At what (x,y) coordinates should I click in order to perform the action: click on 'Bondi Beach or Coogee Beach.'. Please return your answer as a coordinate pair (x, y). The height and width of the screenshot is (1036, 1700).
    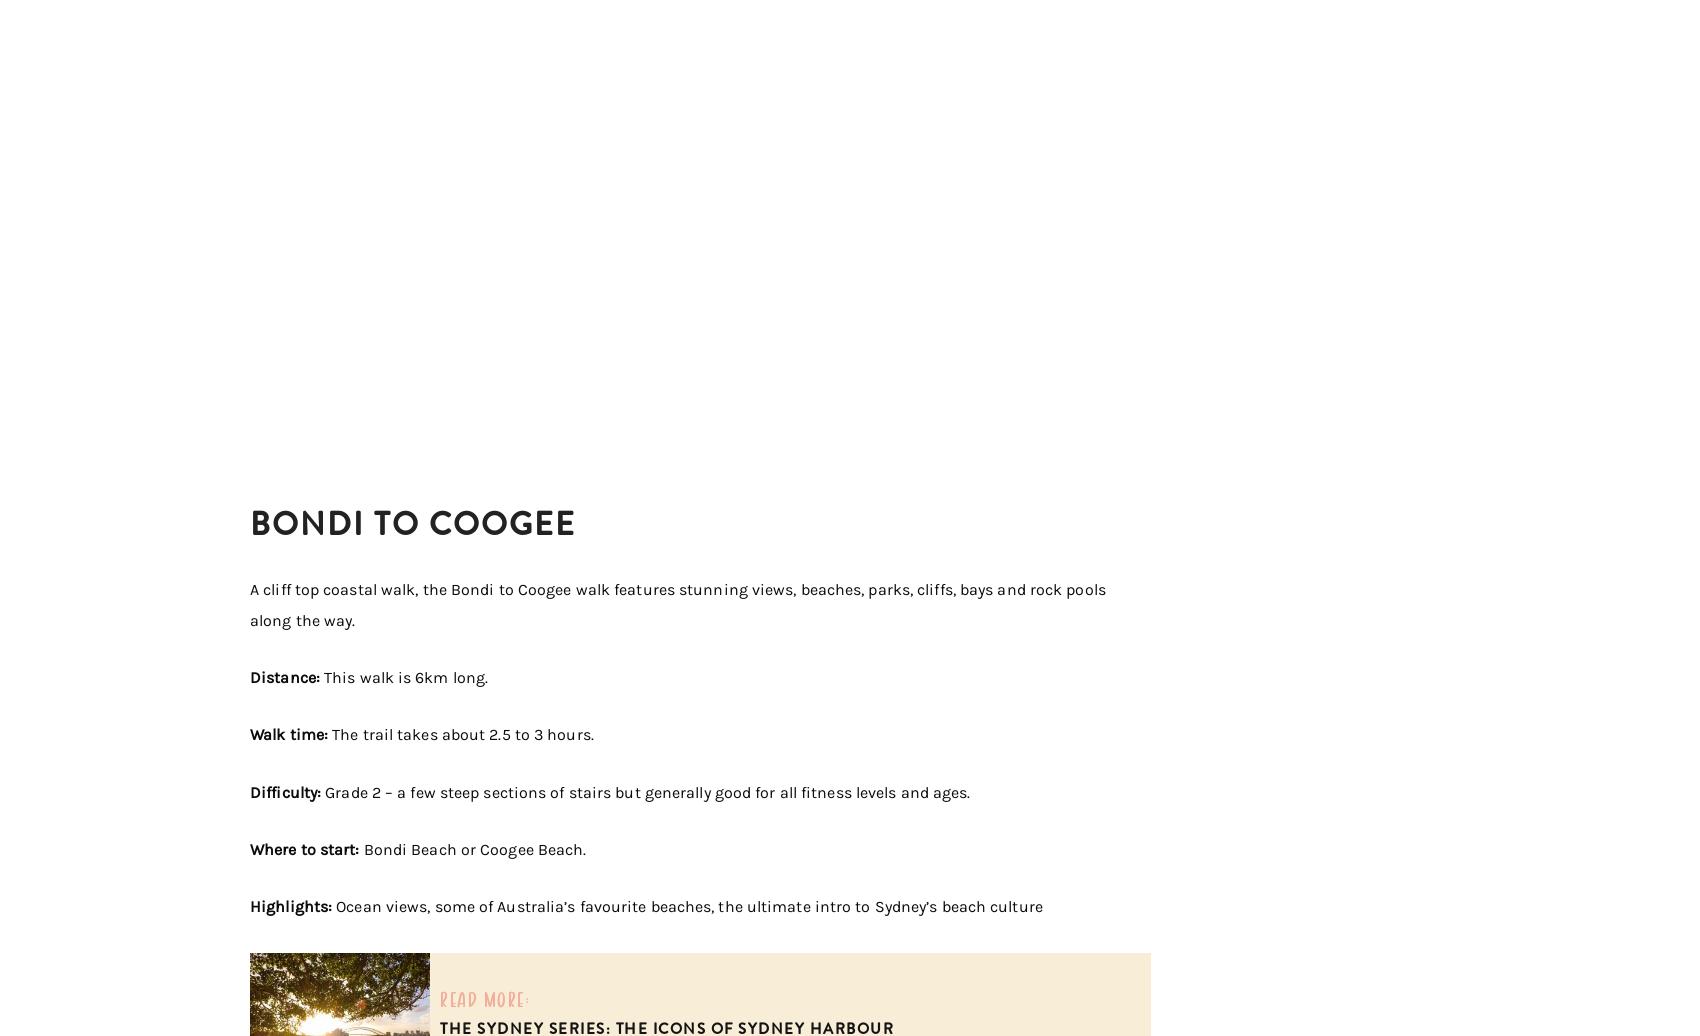
    Looking at the image, I should click on (474, 849).